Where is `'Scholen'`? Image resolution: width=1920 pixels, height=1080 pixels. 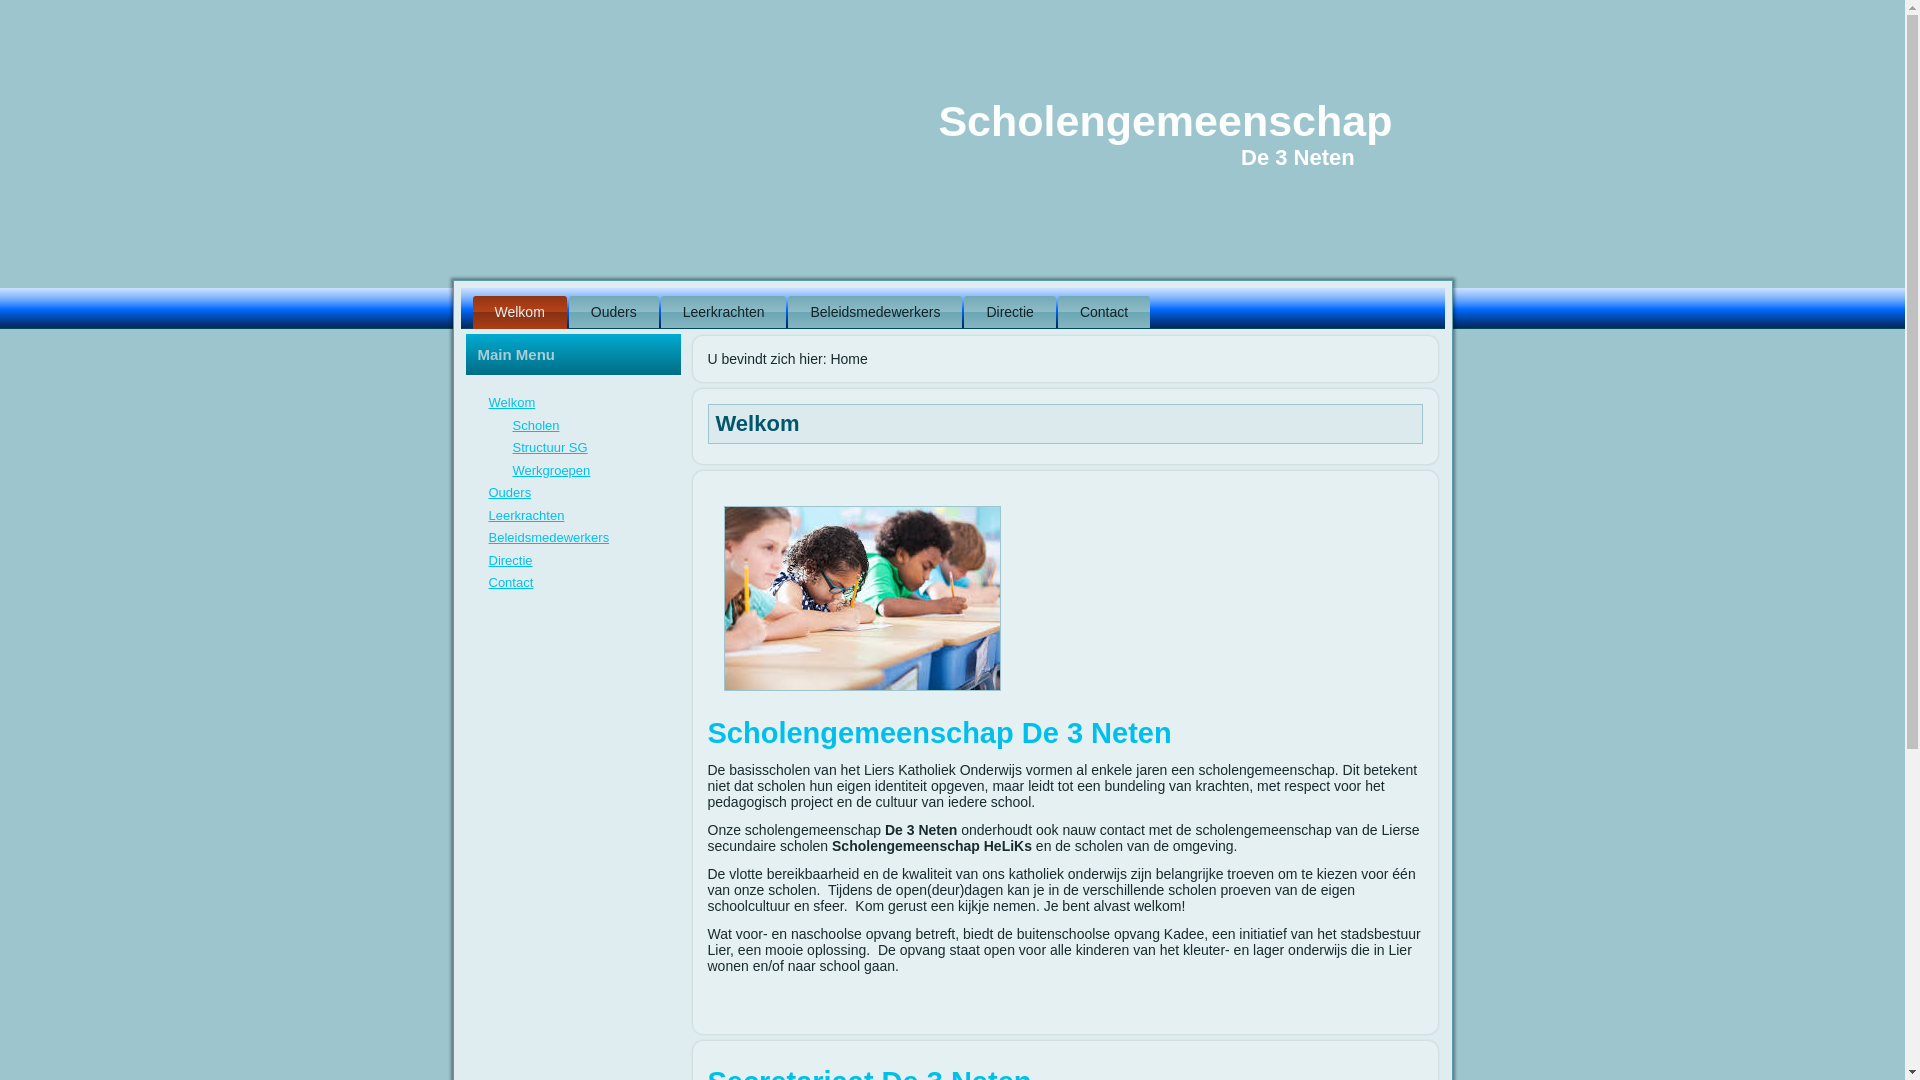 'Scholen' is located at coordinates (535, 424).